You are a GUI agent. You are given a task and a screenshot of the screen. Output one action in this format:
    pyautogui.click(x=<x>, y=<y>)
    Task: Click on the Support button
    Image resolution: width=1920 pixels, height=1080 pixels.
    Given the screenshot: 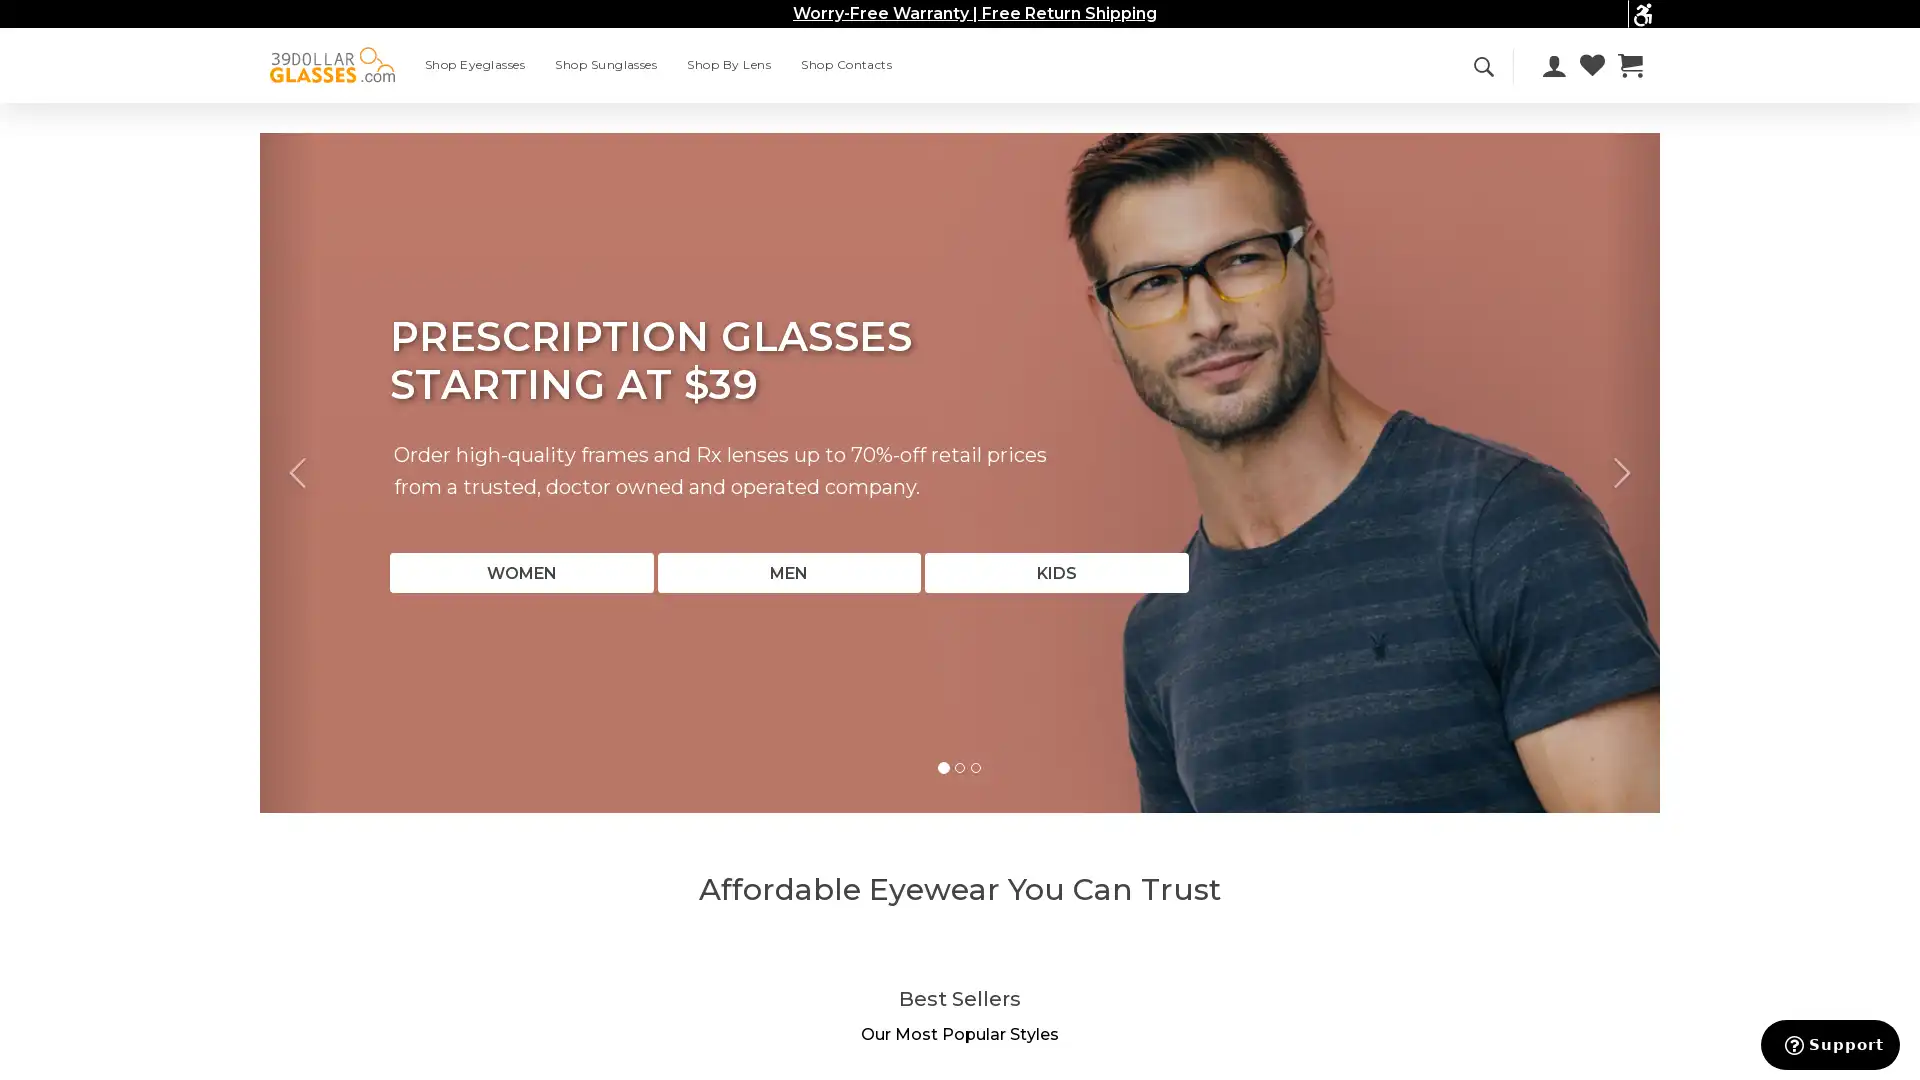 What is the action you would take?
    pyautogui.click(x=1830, y=1044)
    